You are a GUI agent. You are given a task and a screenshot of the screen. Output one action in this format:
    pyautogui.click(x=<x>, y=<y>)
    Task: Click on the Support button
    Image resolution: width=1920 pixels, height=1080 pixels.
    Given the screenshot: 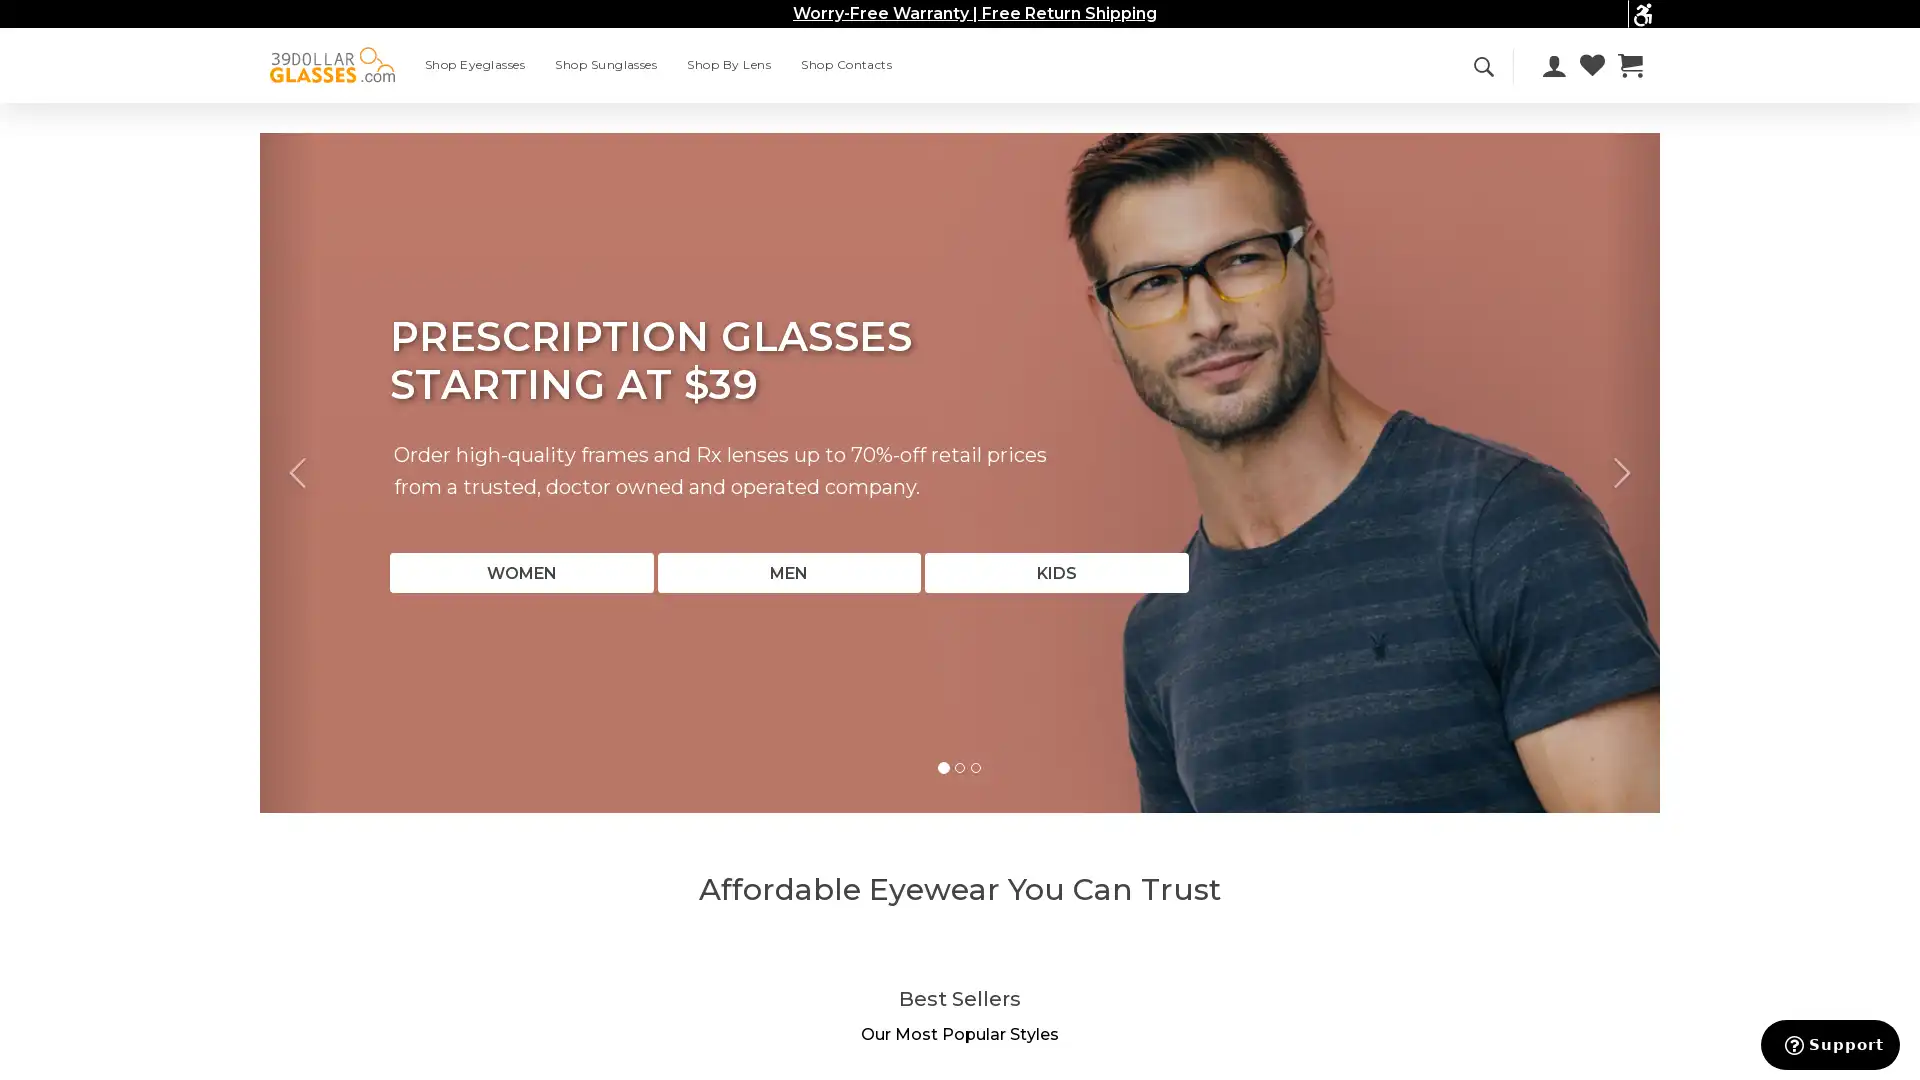 What is the action you would take?
    pyautogui.click(x=1830, y=1044)
    